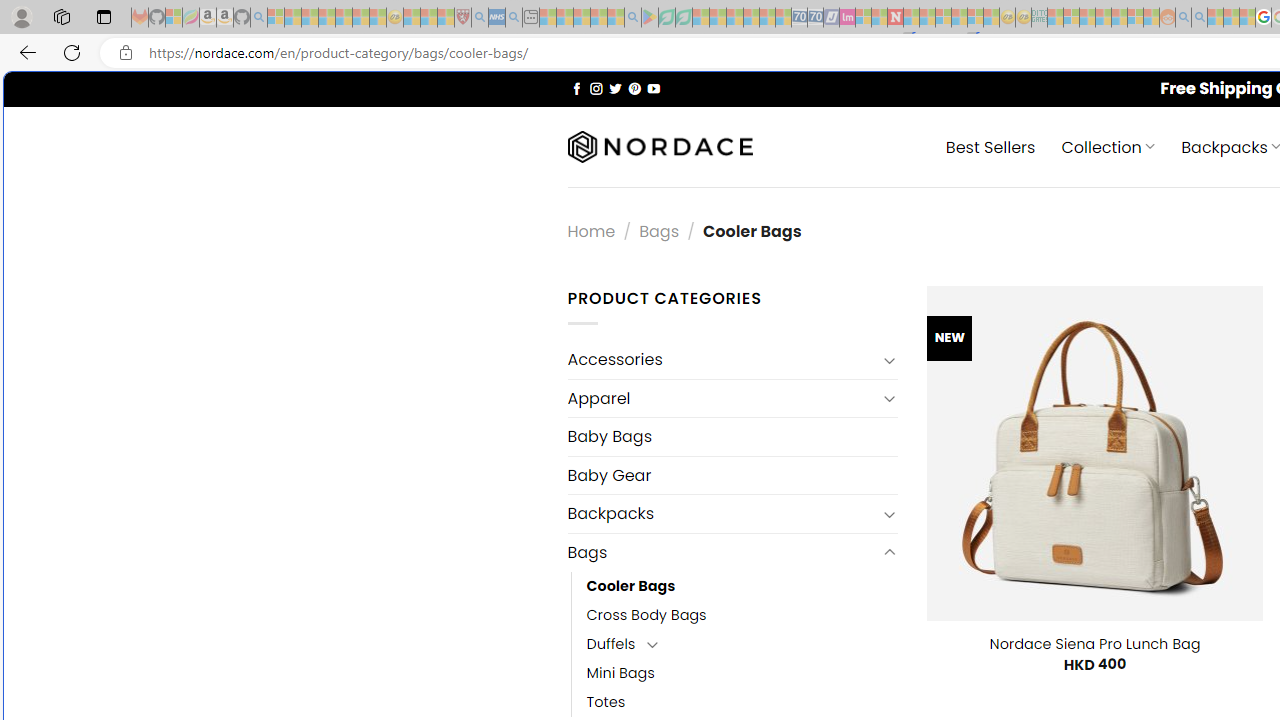  What do you see at coordinates (731, 475) in the screenshot?
I see `'Baby Gear'` at bounding box center [731, 475].